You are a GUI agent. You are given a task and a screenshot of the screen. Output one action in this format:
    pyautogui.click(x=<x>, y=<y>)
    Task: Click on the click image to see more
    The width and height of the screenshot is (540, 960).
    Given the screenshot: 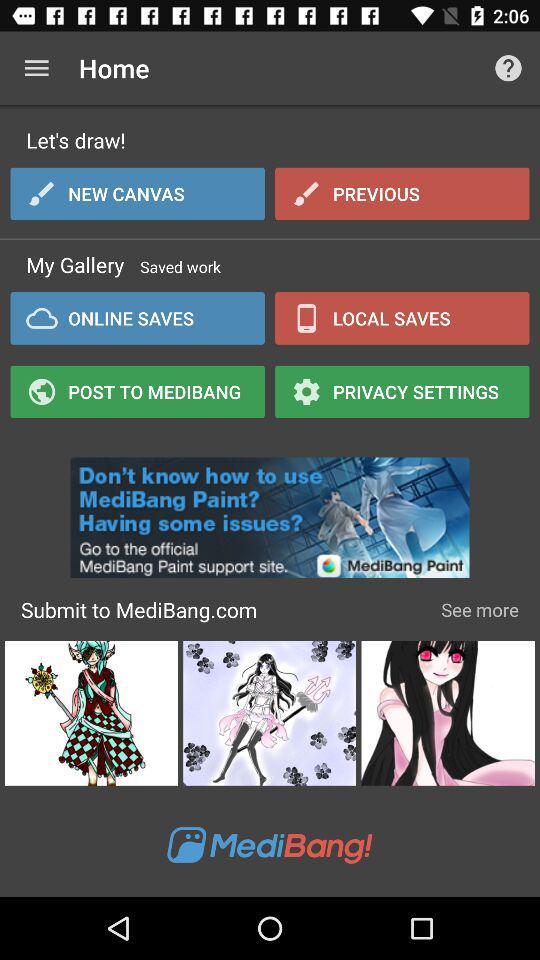 What is the action you would take?
    pyautogui.click(x=448, y=713)
    